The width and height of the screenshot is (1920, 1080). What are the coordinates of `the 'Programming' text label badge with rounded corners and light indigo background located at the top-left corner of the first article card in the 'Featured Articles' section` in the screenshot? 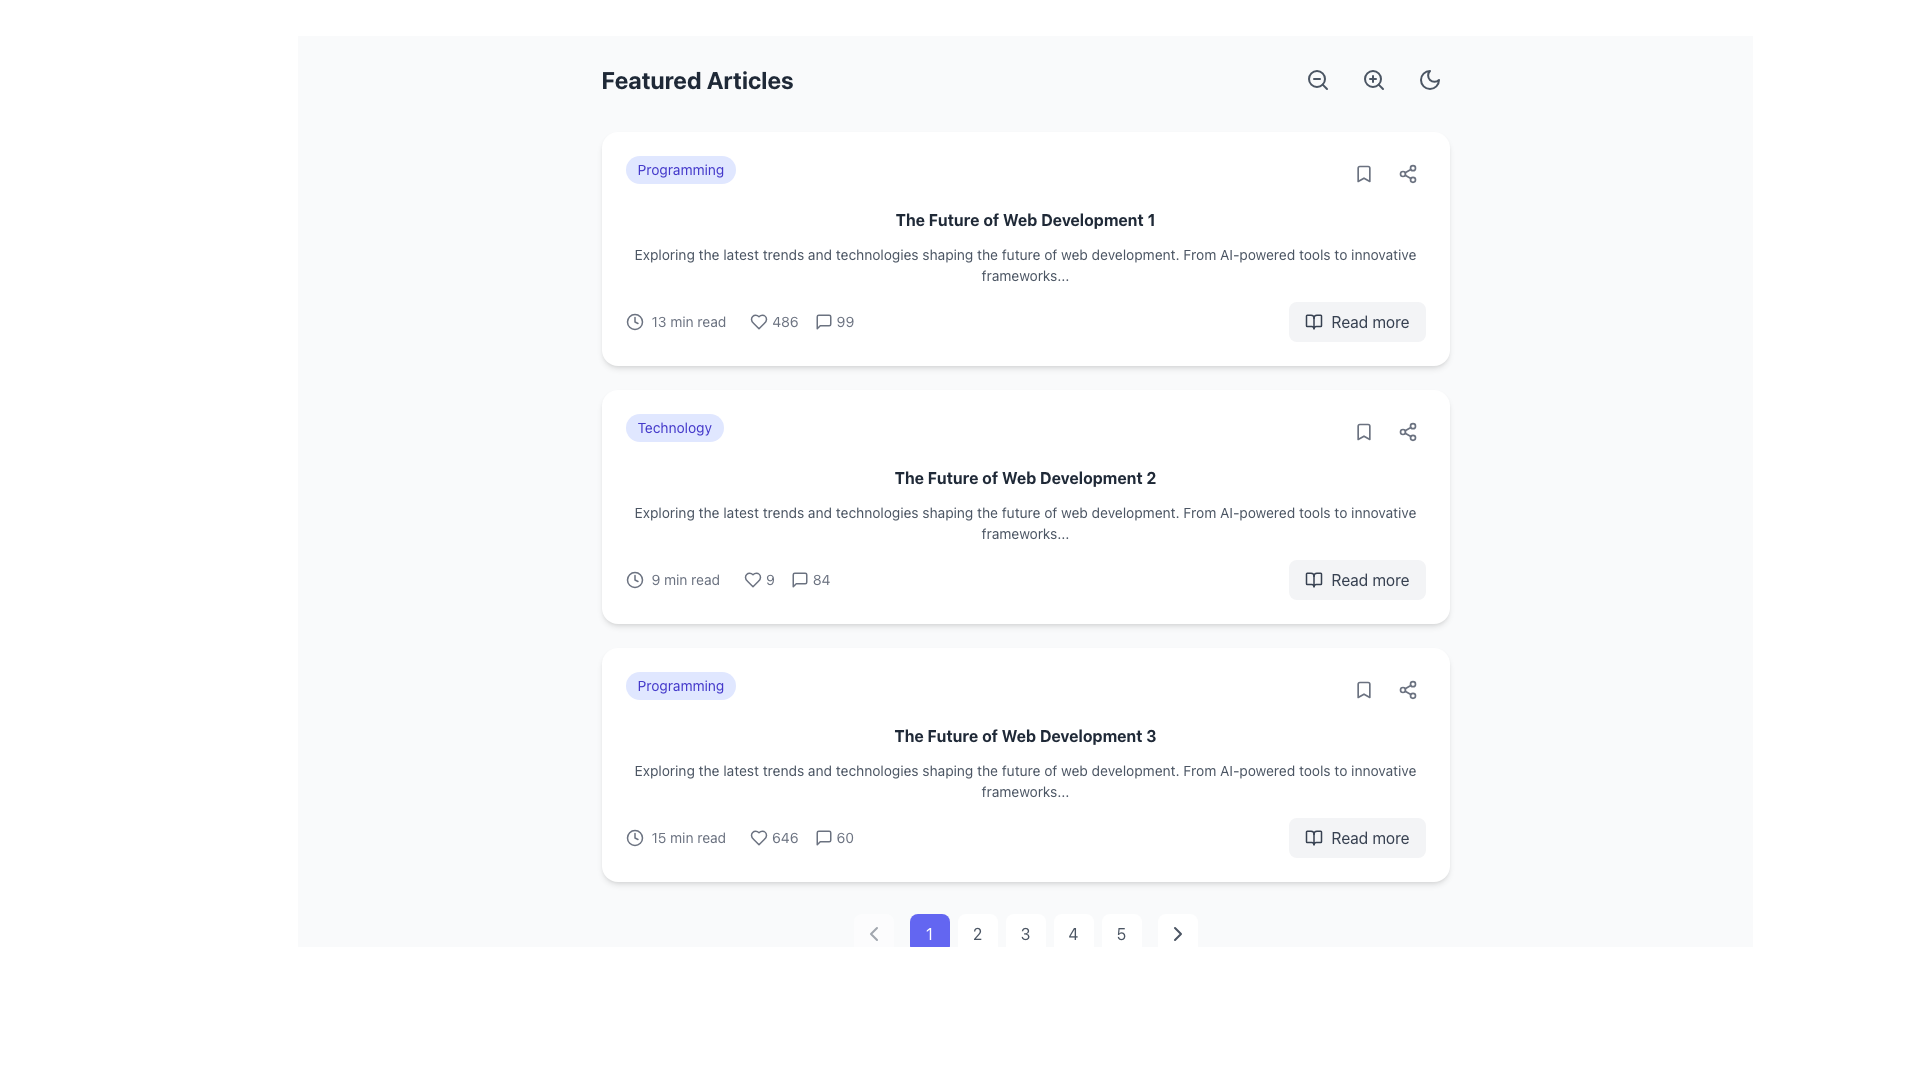 It's located at (680, 168).